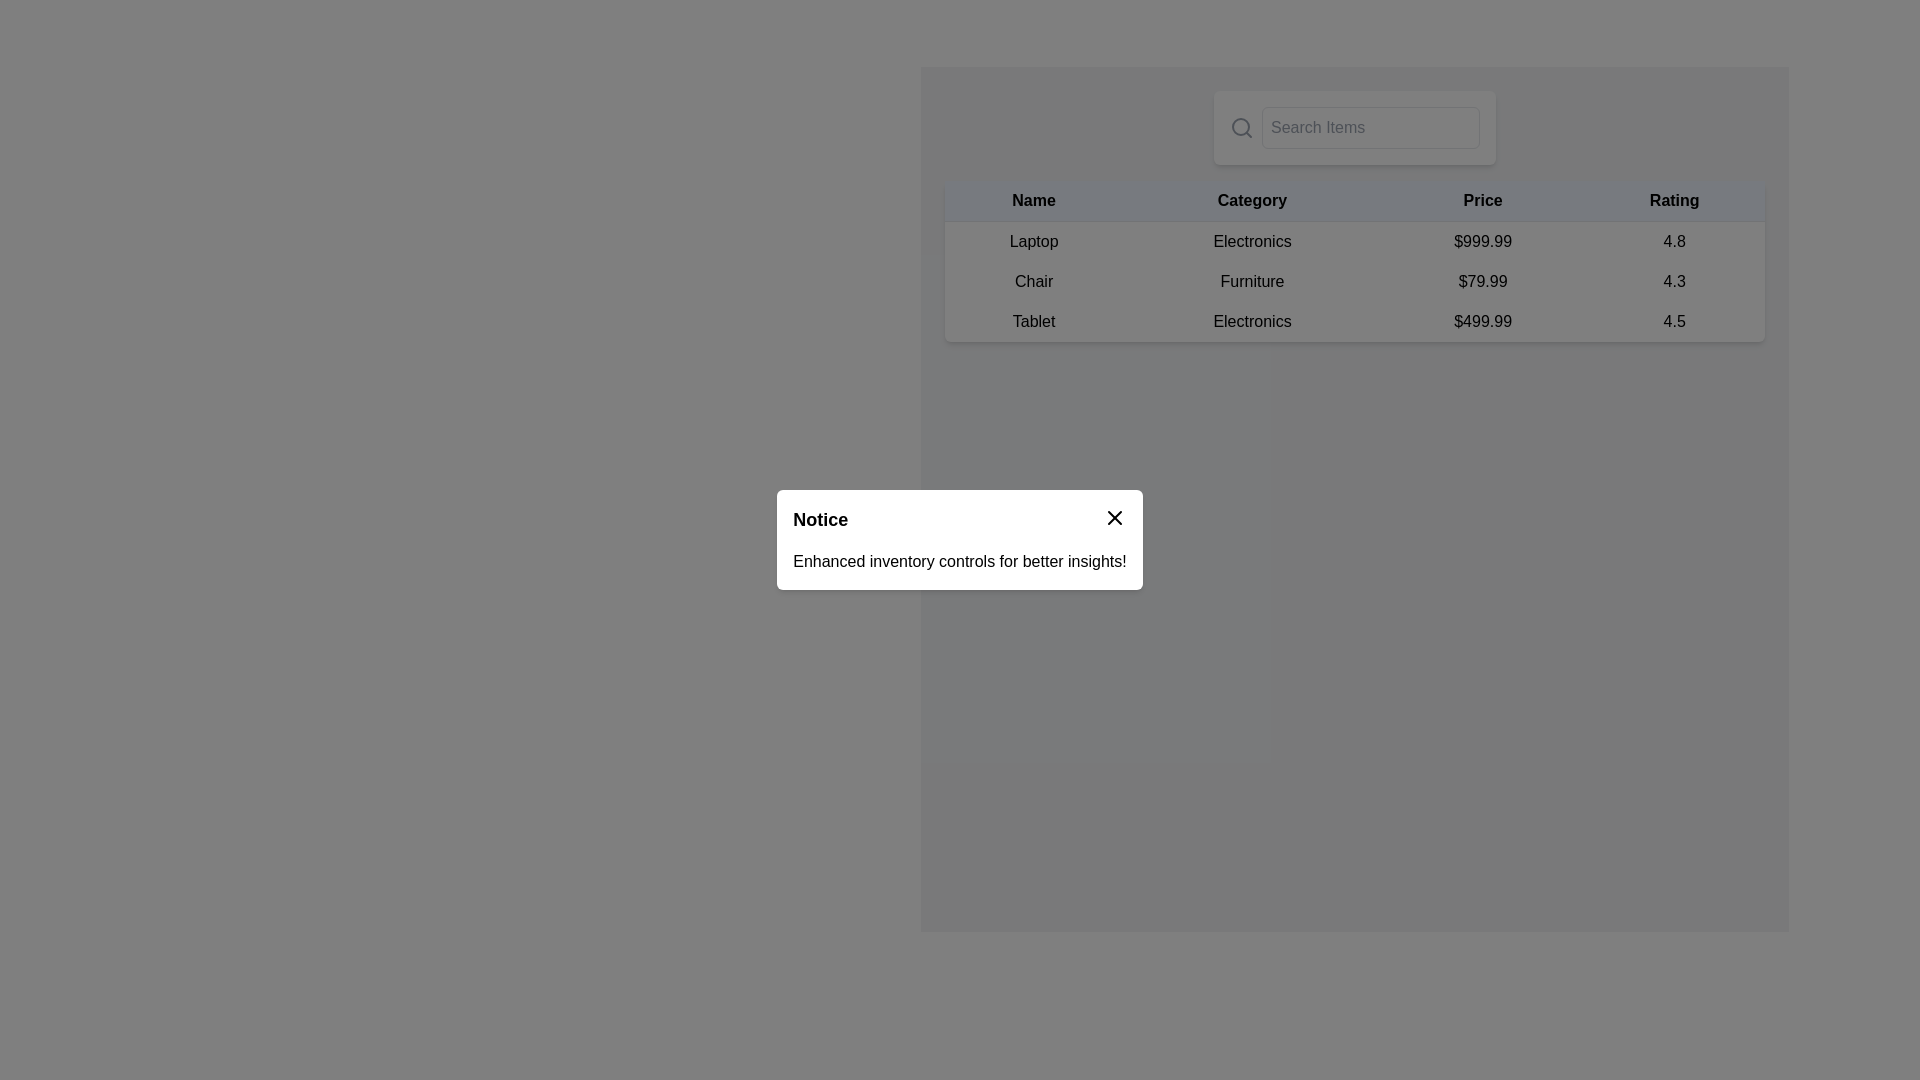  I want to click on the Notification modal, so click(960, 540).